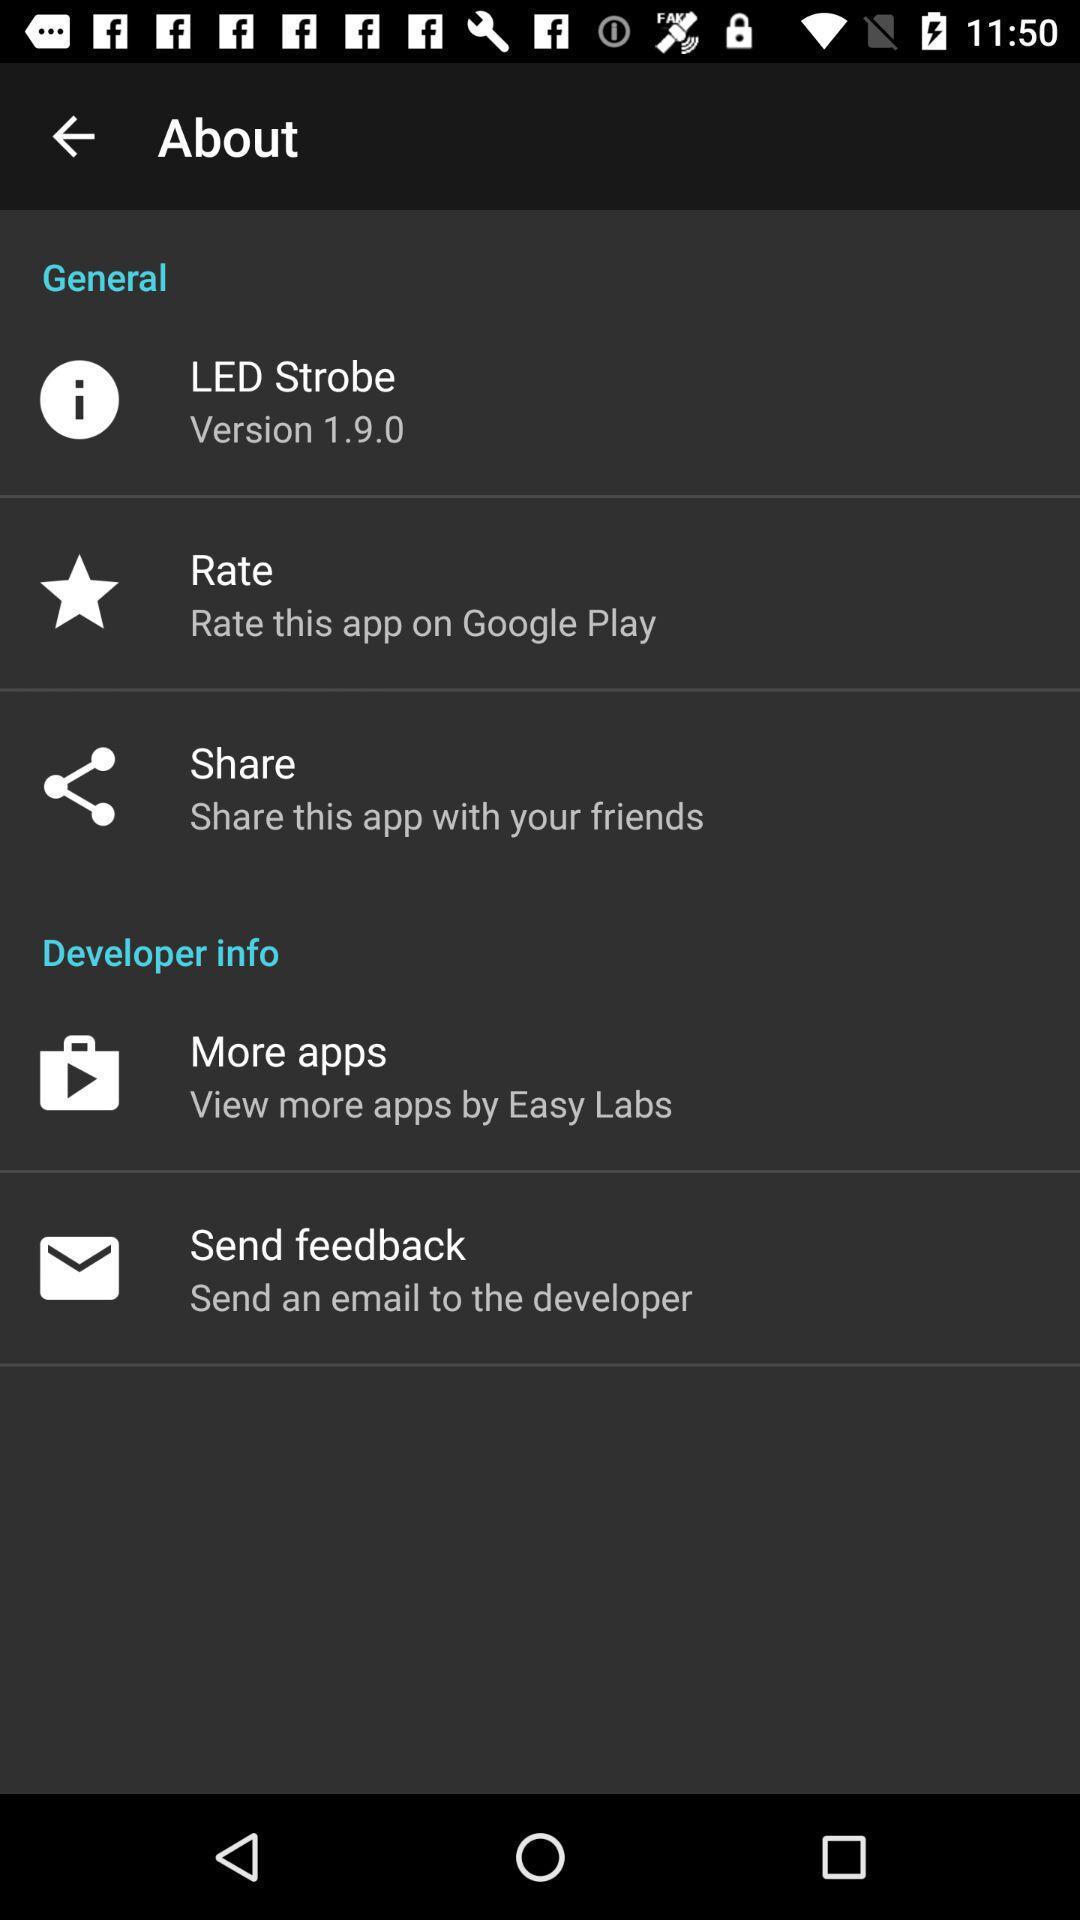  I want to click on the item above general item, so click(72, 135).